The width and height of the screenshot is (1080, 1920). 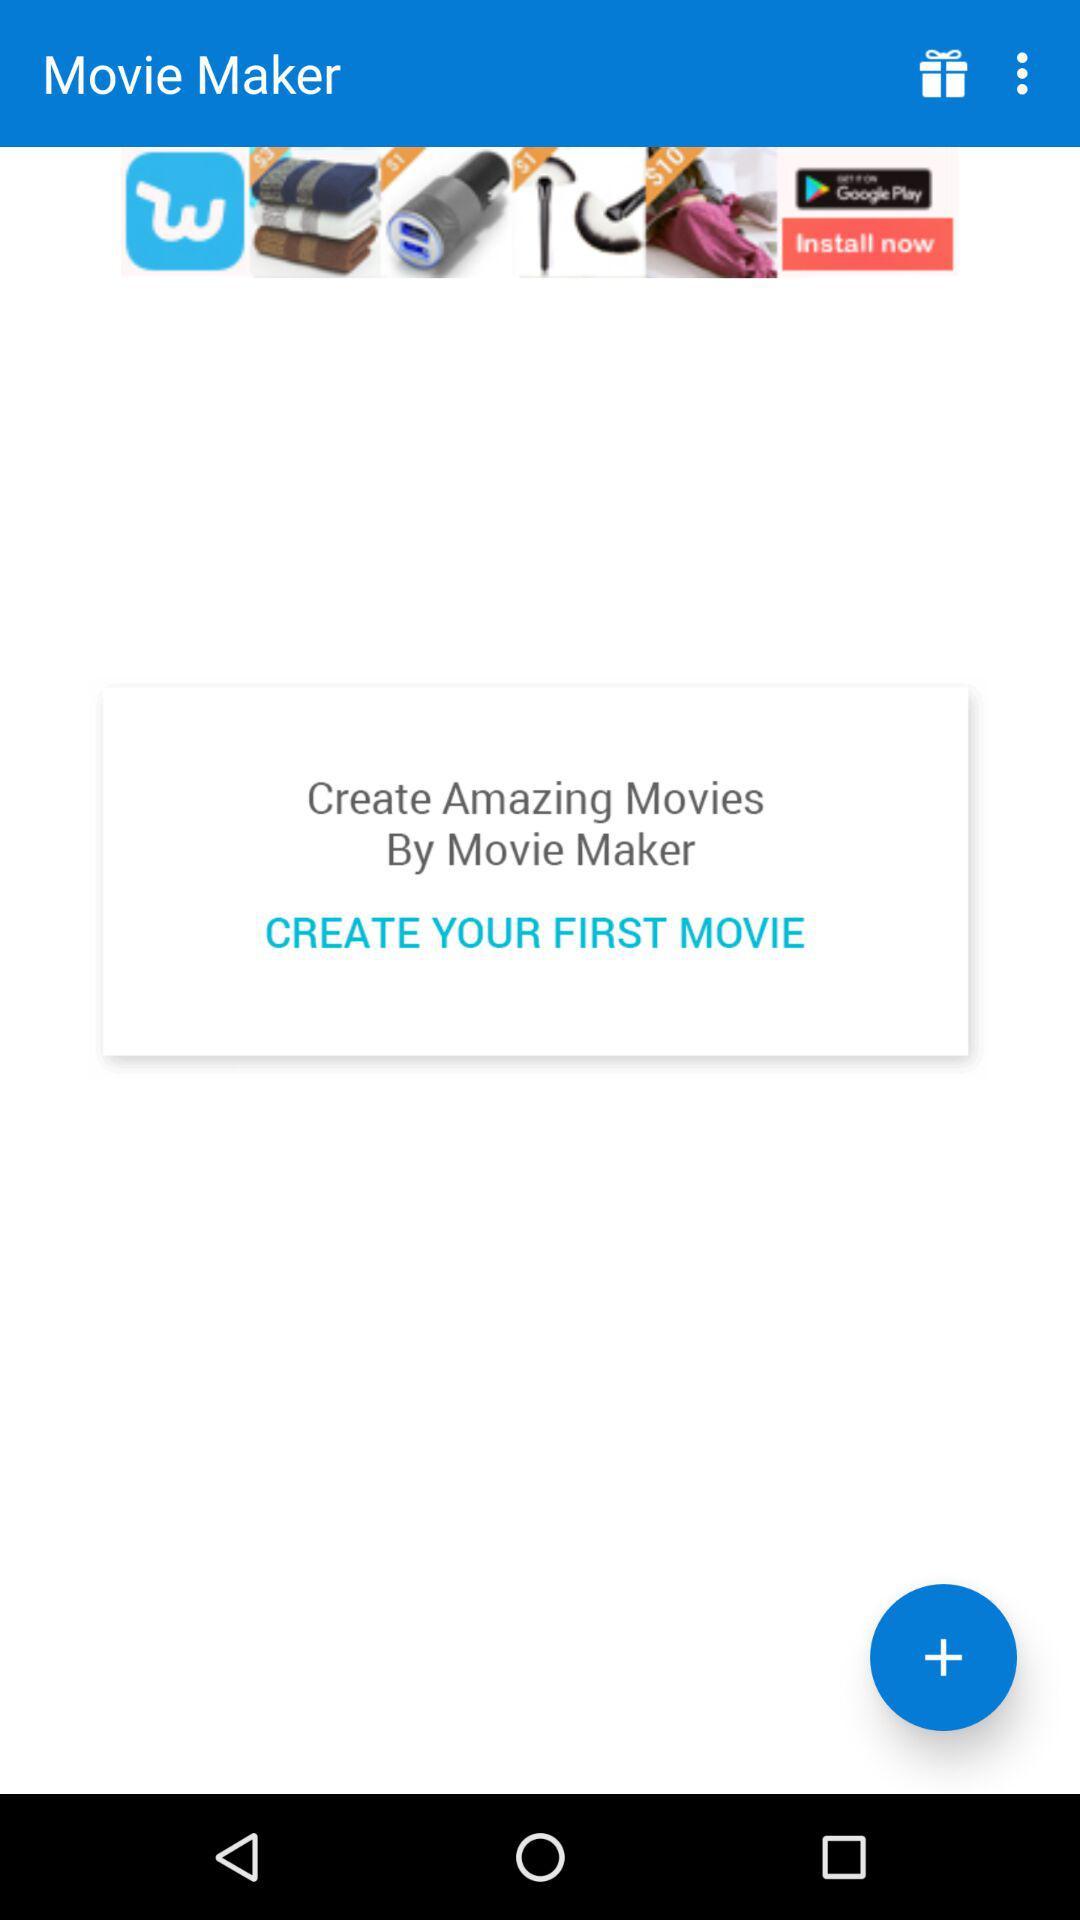 What do you see at coordinates (538, 878) in the screenshot?
I see `a movie` at bounding box center [538, 878].